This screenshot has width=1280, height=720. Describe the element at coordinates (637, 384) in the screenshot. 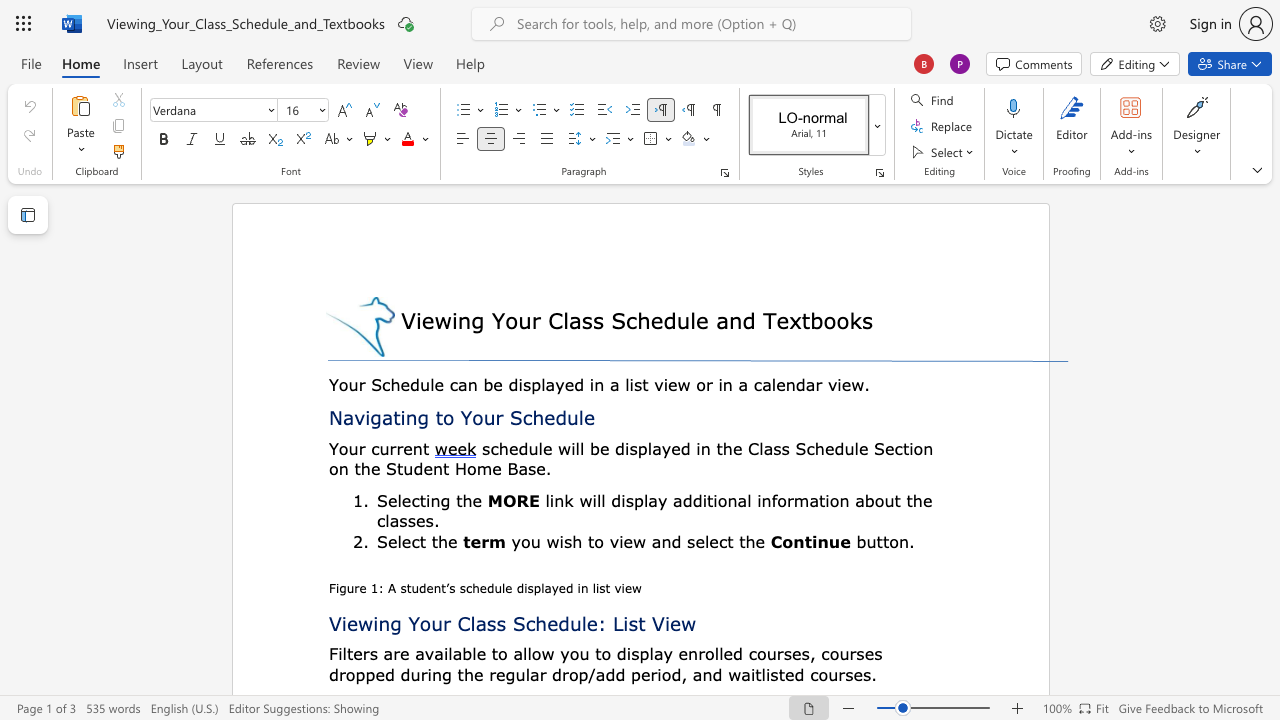

I see `the 2th character "s" in the text` at that location.